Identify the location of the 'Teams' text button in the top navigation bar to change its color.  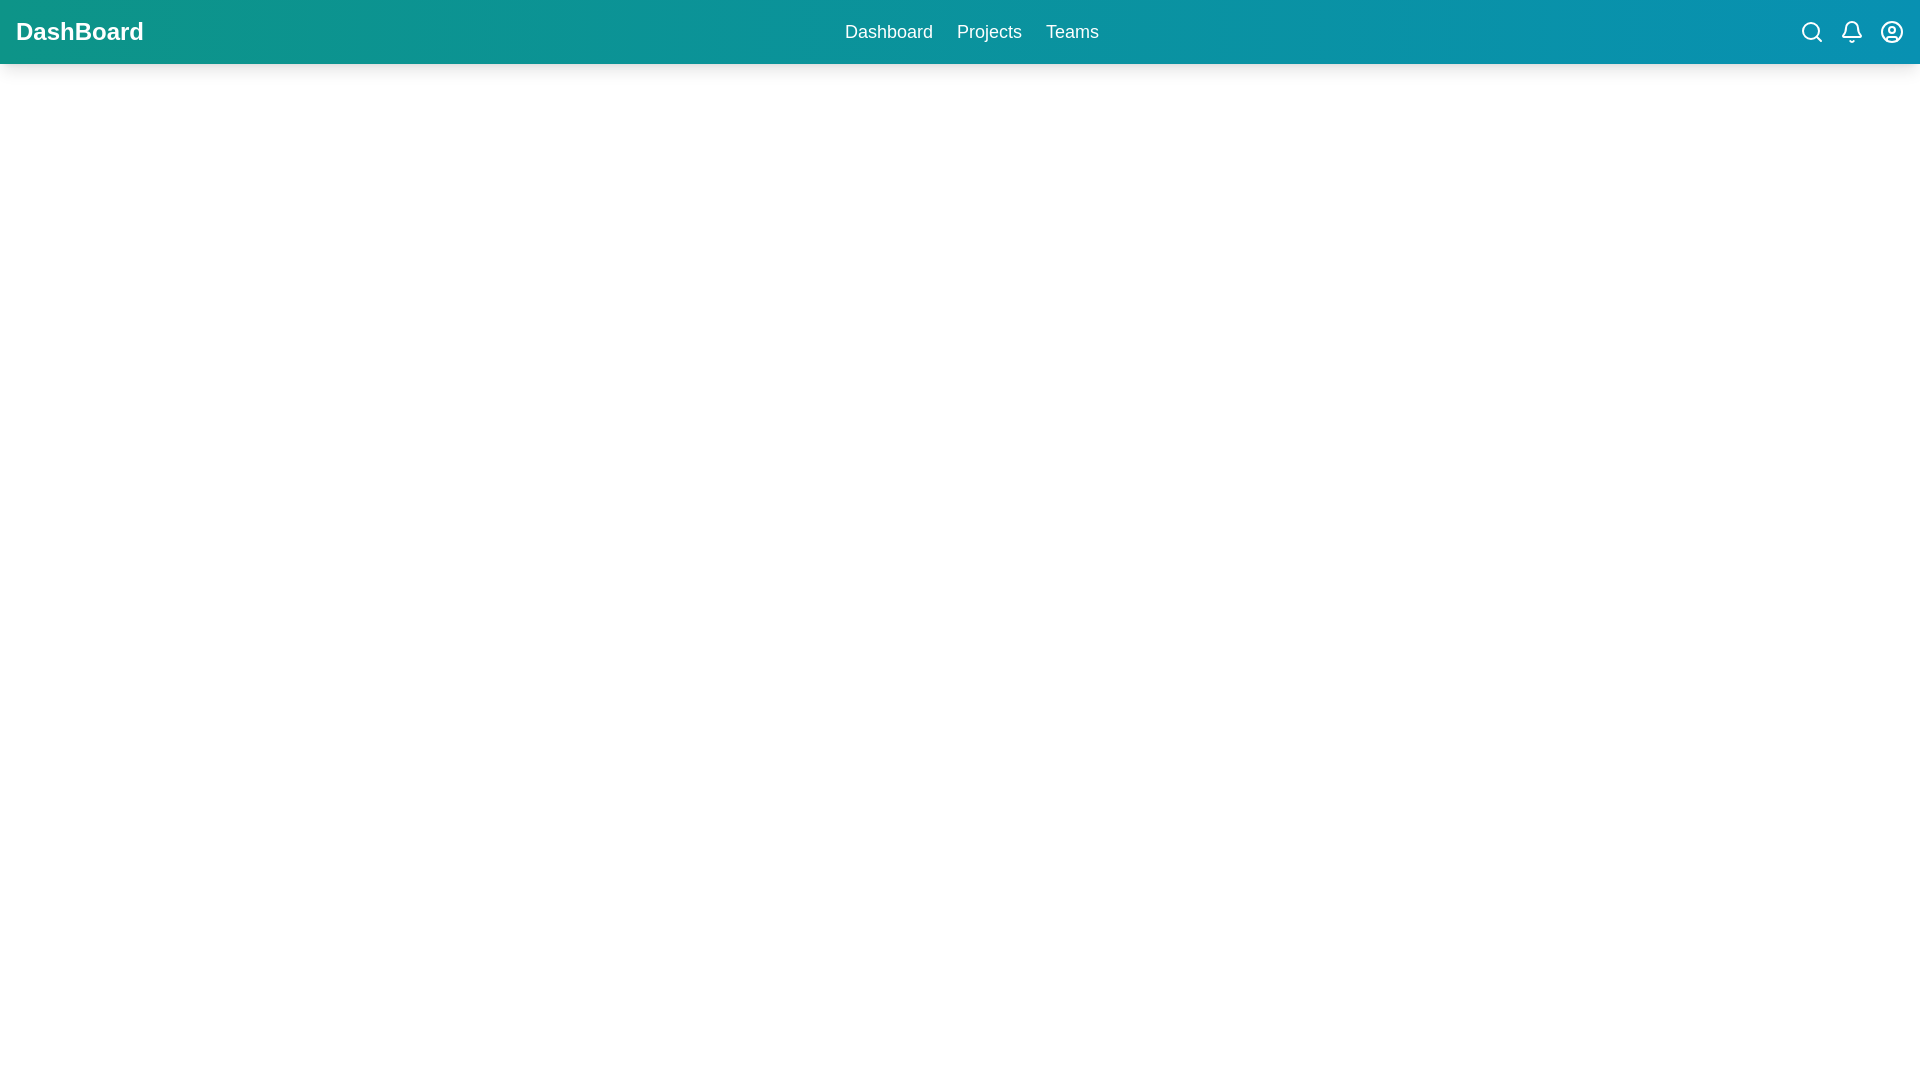
(1071, 31).